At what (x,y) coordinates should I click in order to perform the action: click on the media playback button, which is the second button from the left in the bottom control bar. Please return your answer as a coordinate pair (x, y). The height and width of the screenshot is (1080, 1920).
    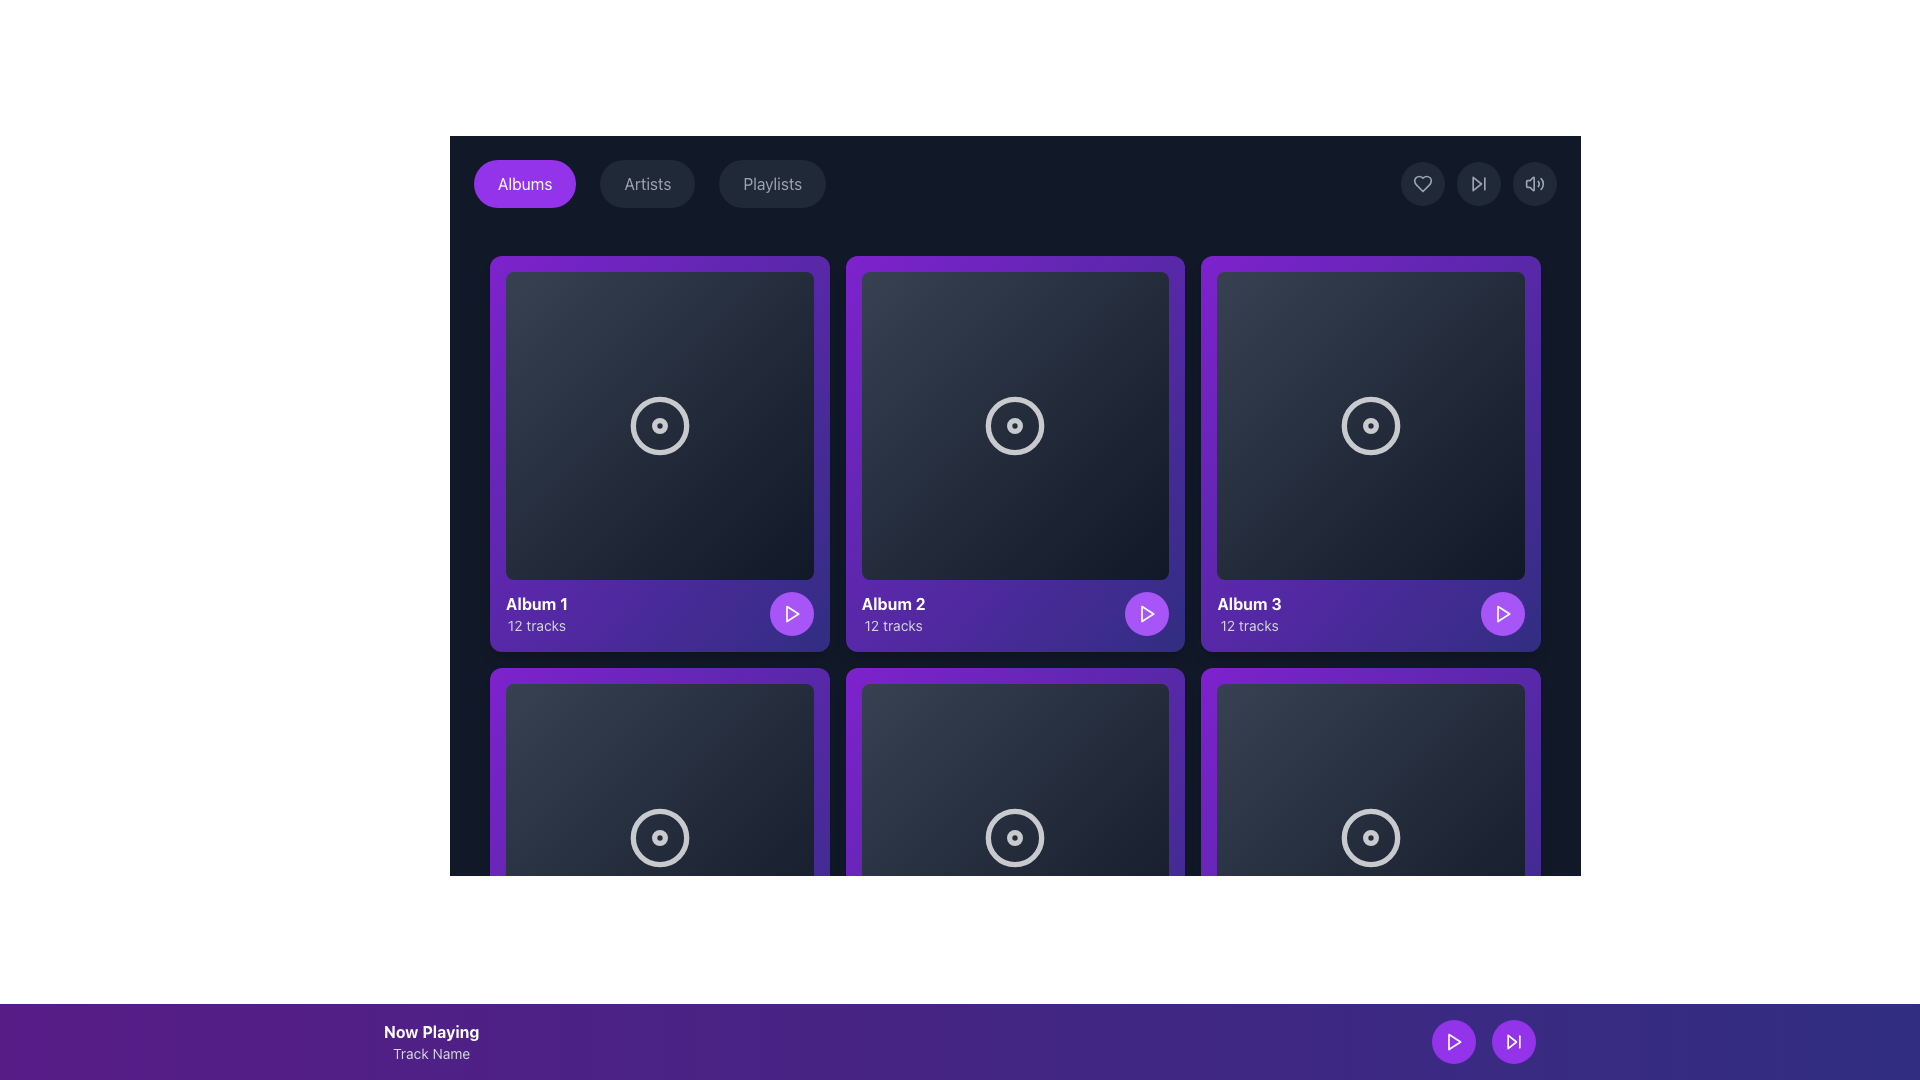
    Looking at the image, I should click on (1502, 1025).